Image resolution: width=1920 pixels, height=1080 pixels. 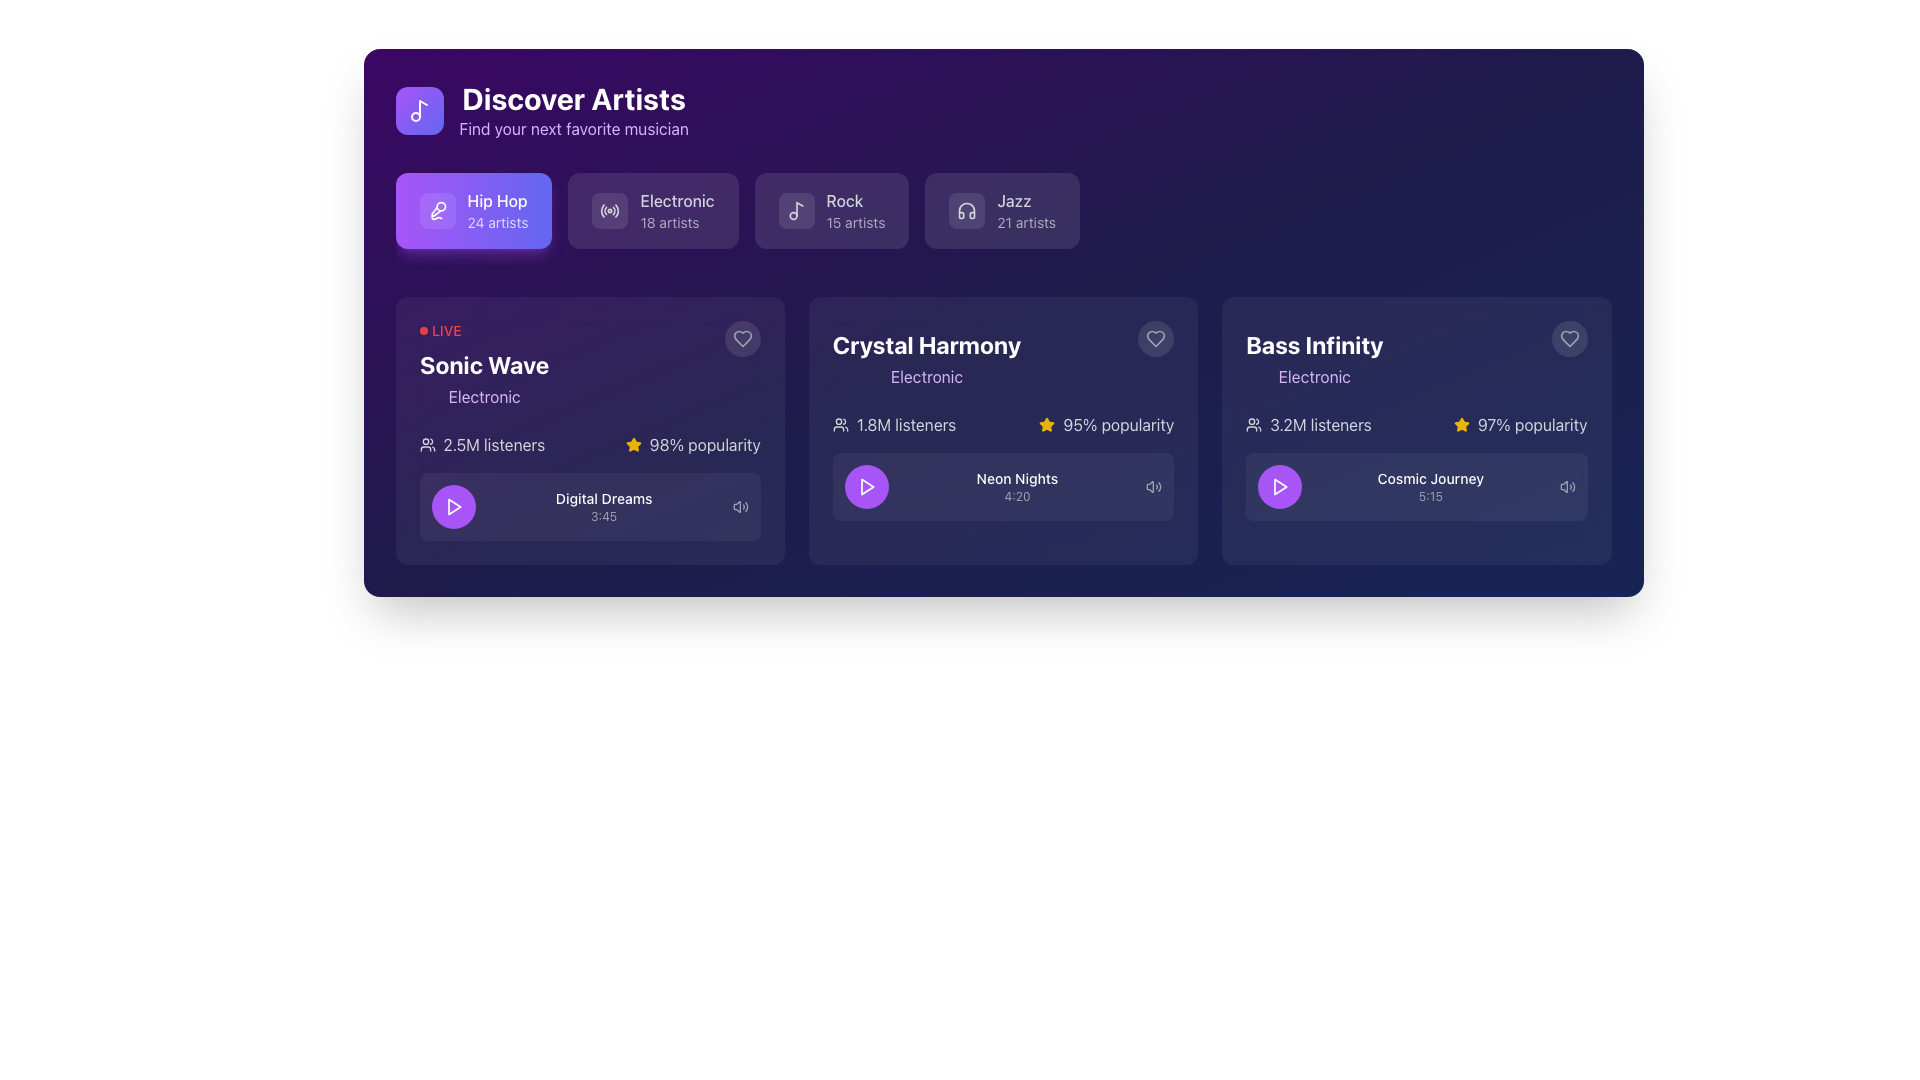 I want to click on the 'Jazz' button with a purple background, which contains the text 'Jazz' and '21 artists' along with a headphones icon, so click(x=1026, y=211).